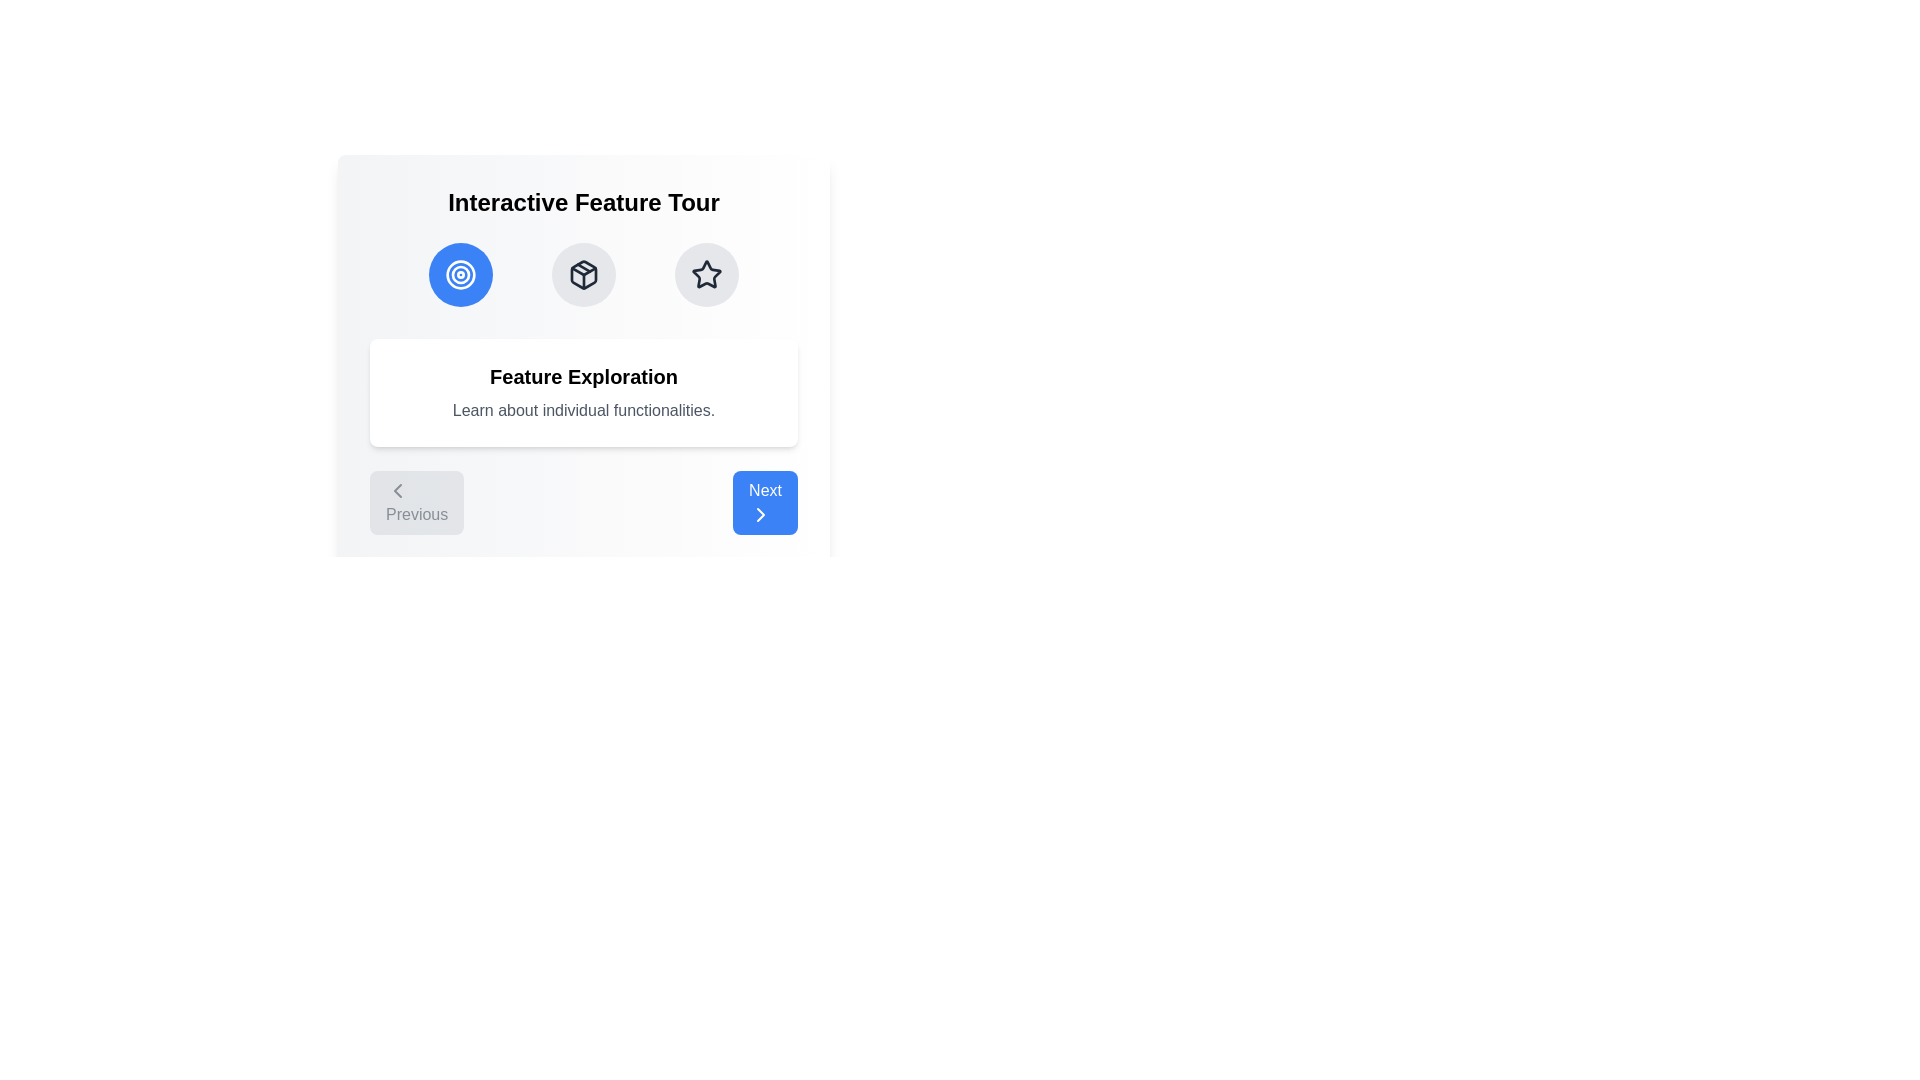  Describe the element at coordinates (583, 274) in the screenshot. I see `the interactive button with a circular icon located in the middle of a horizontal row of three icons, under the 'Interactive Feature Tour' heading` at that location.